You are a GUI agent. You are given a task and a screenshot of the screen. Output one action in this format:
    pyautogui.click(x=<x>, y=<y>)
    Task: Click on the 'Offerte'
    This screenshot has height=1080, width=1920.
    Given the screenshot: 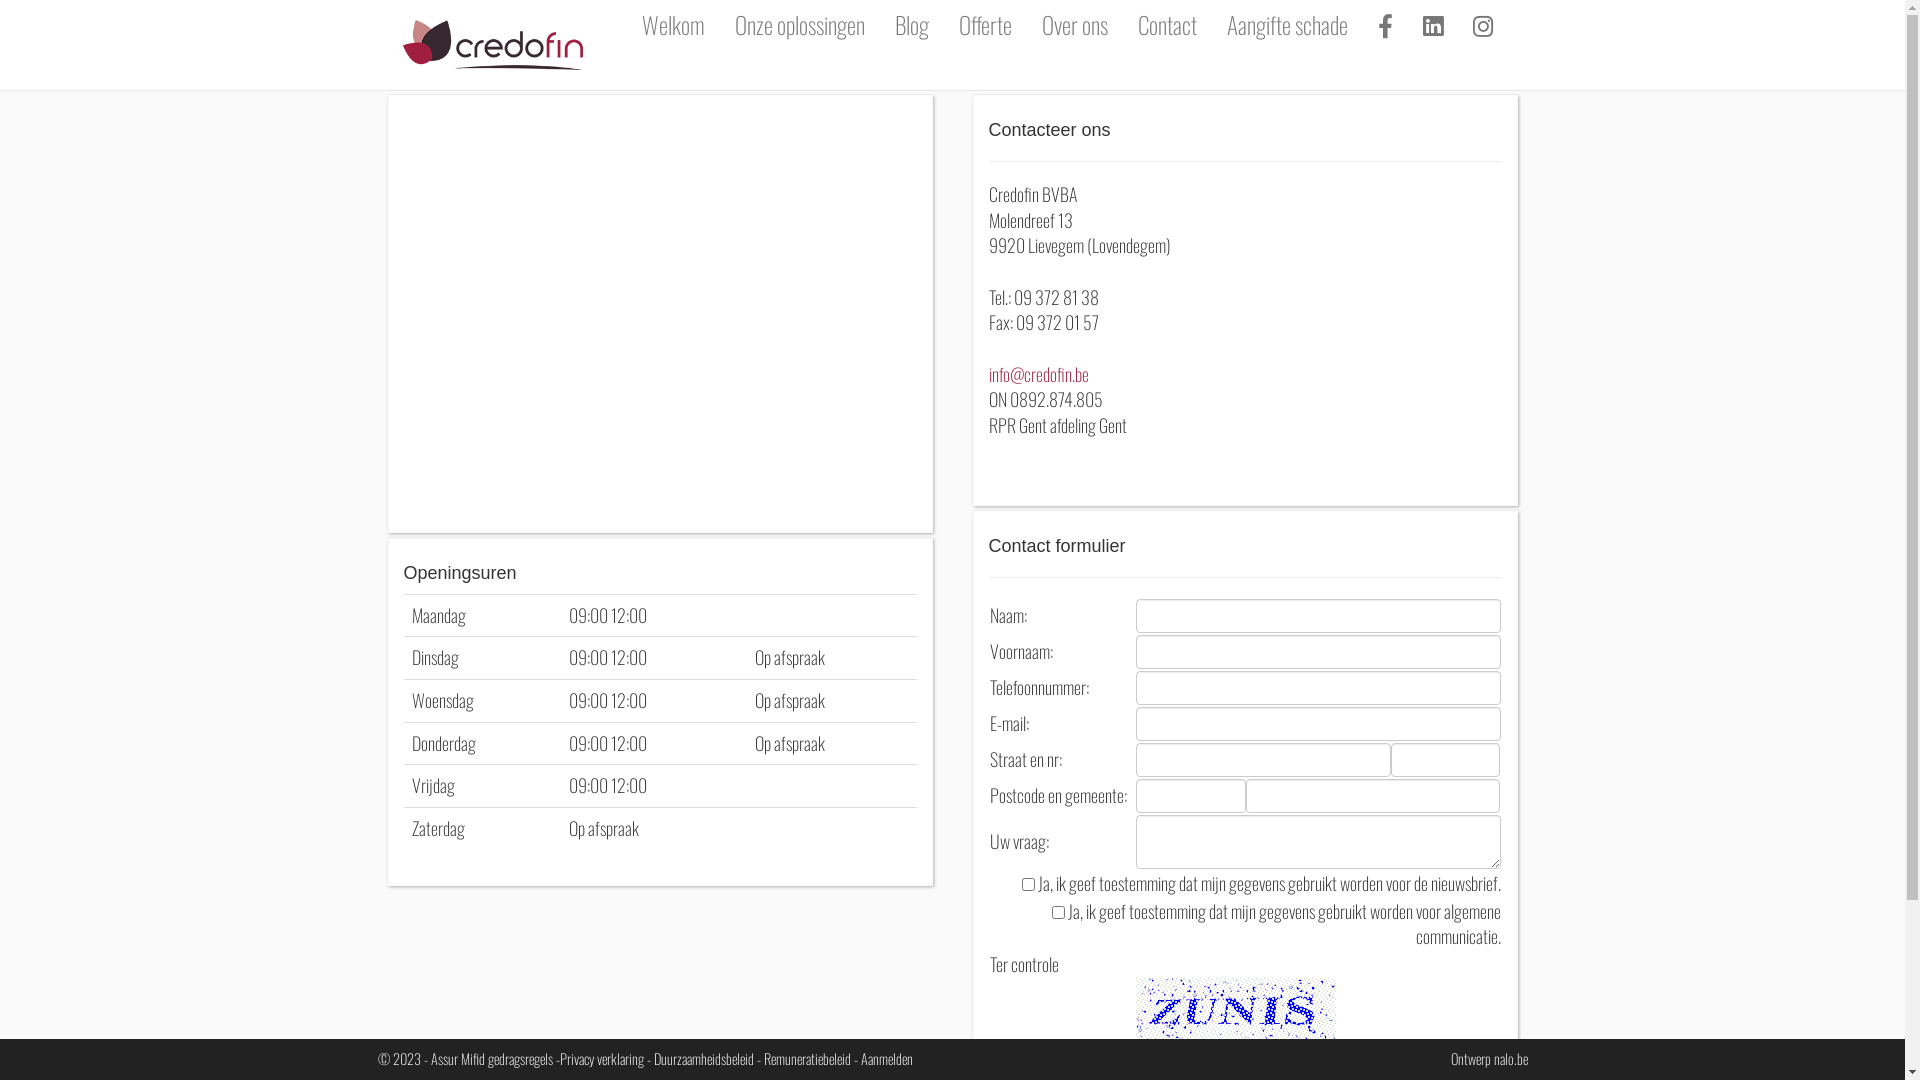 What is the action you would take?
    pyautogui.click(x=985, y=24)
    